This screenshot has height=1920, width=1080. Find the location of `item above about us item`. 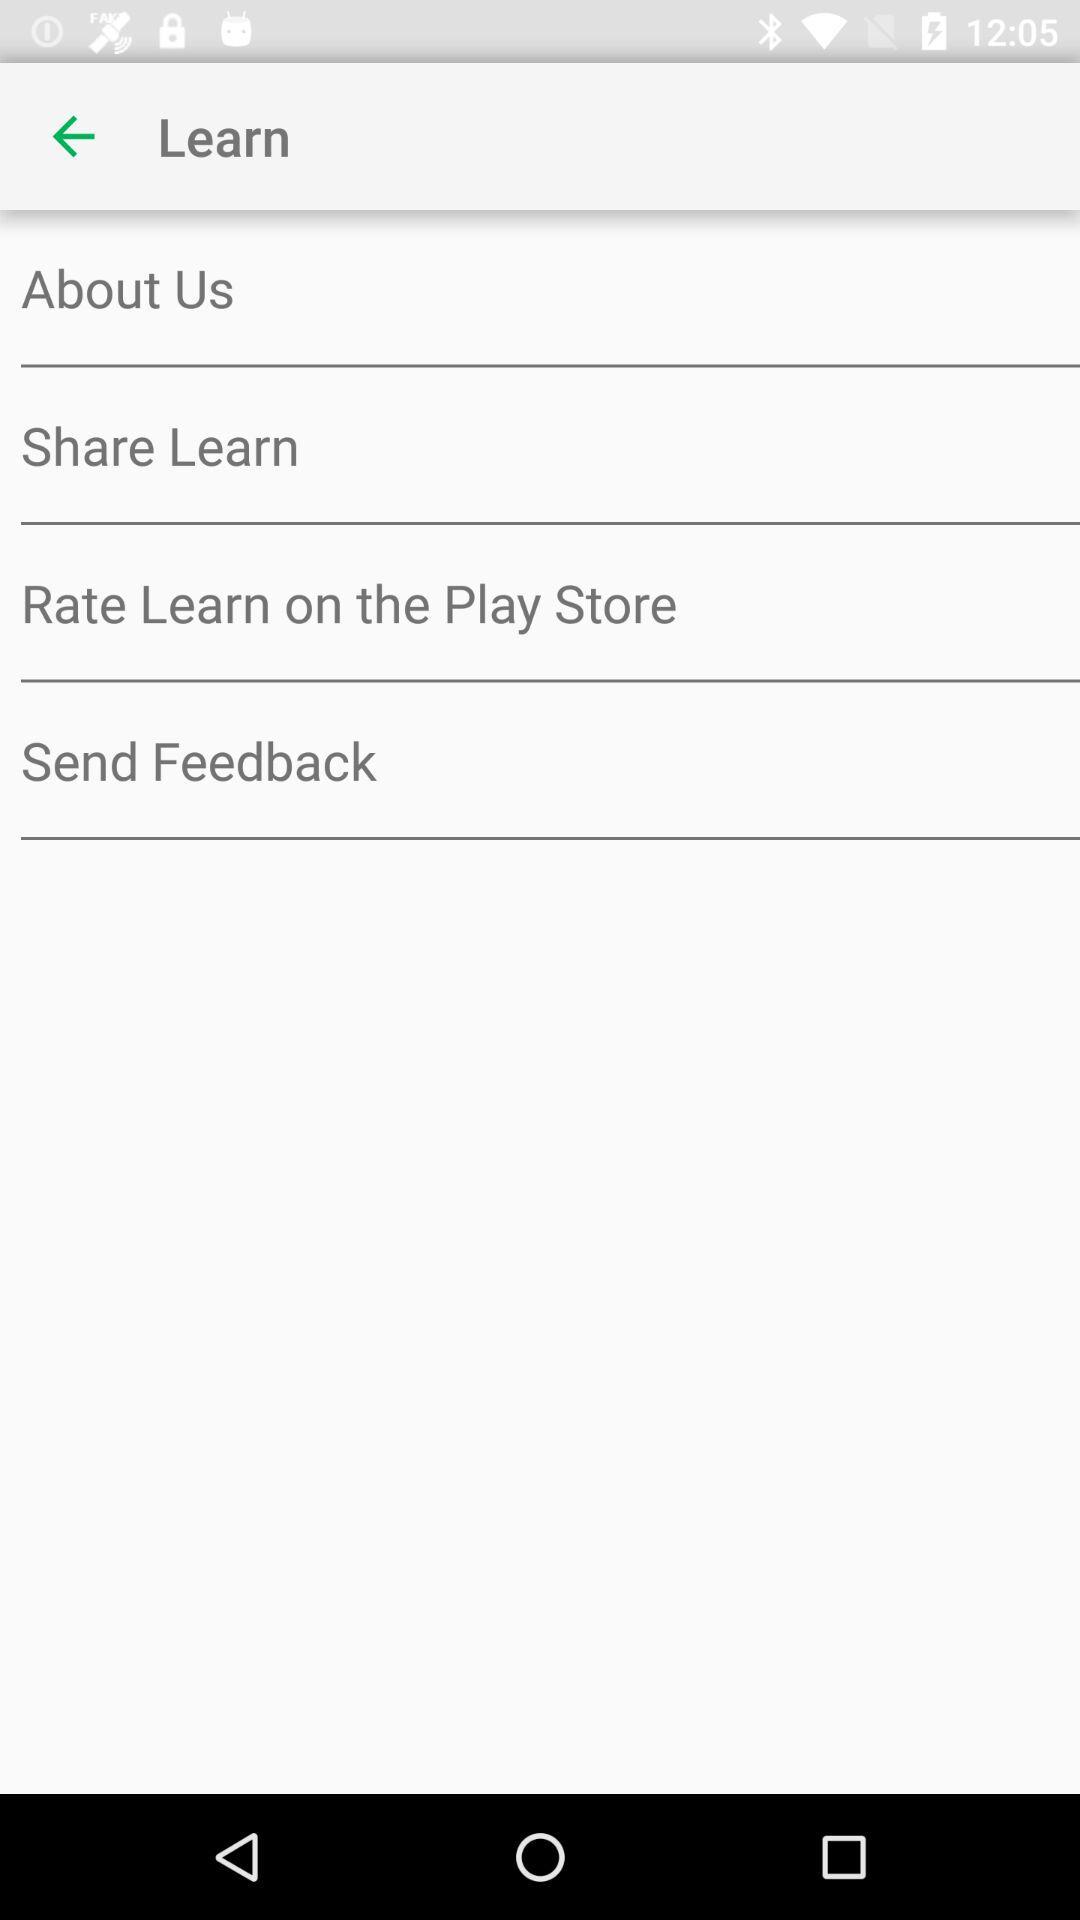

item above about us item is located at coordinates (72, 135).